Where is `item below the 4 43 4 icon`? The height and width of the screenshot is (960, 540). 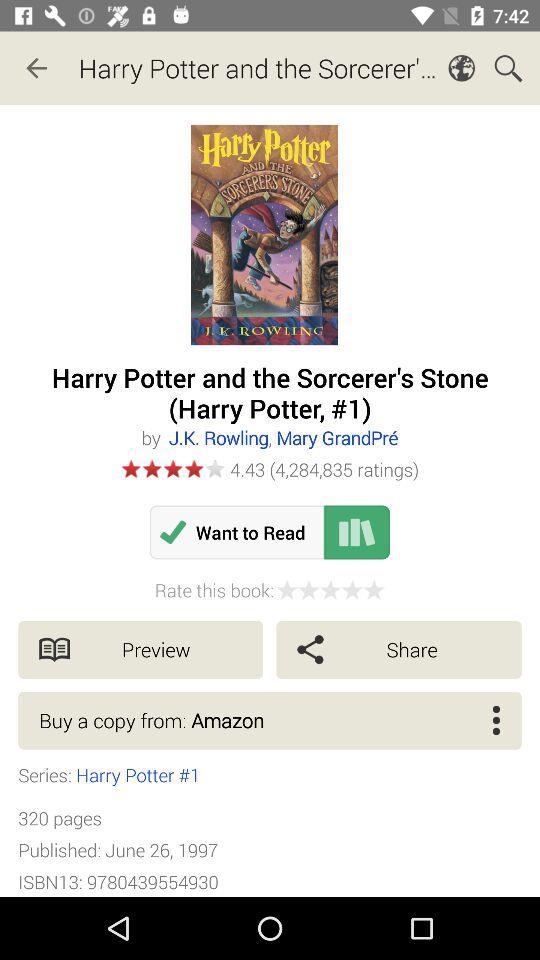
item below the 4 43 4 icon is located at coordinates (237, 531).